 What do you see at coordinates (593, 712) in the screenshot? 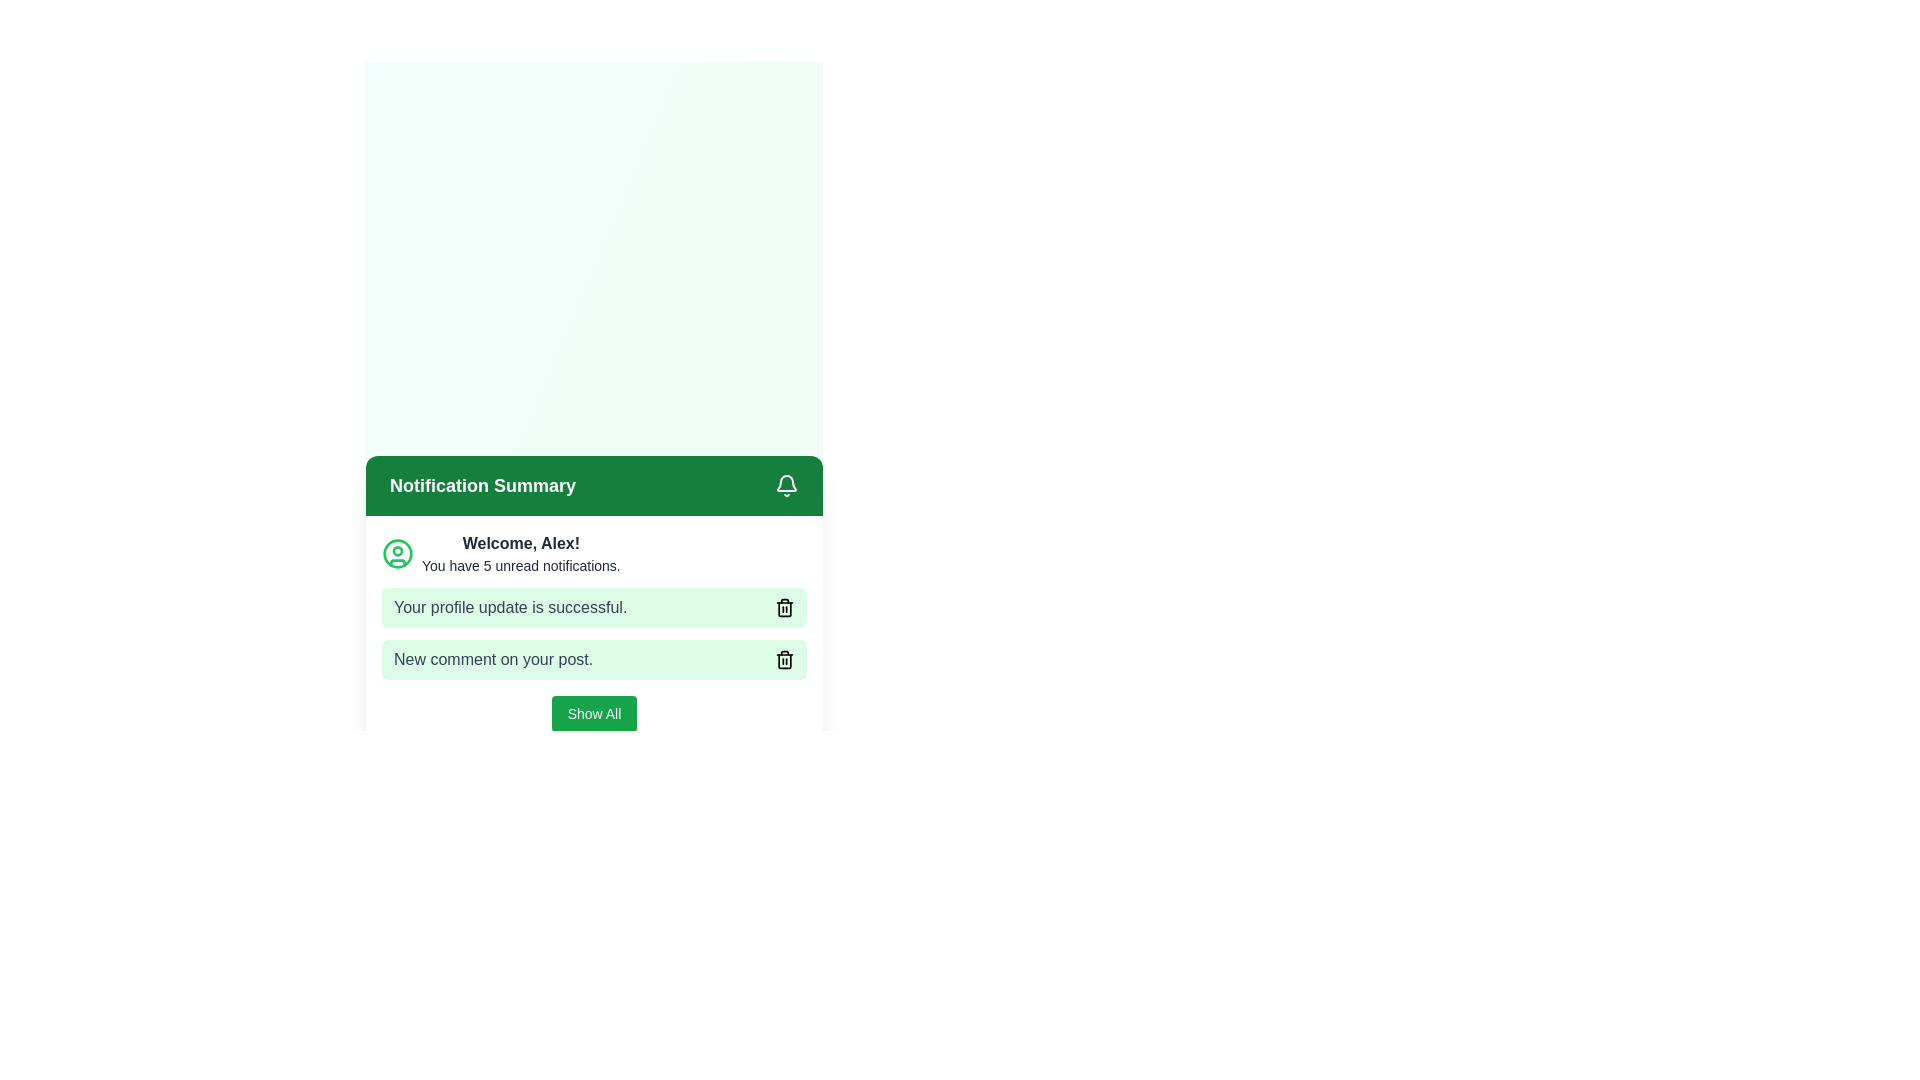
I see `the button located at the bottom of the notification panel, which has a green background and white text` at bounding box center [593, 712].